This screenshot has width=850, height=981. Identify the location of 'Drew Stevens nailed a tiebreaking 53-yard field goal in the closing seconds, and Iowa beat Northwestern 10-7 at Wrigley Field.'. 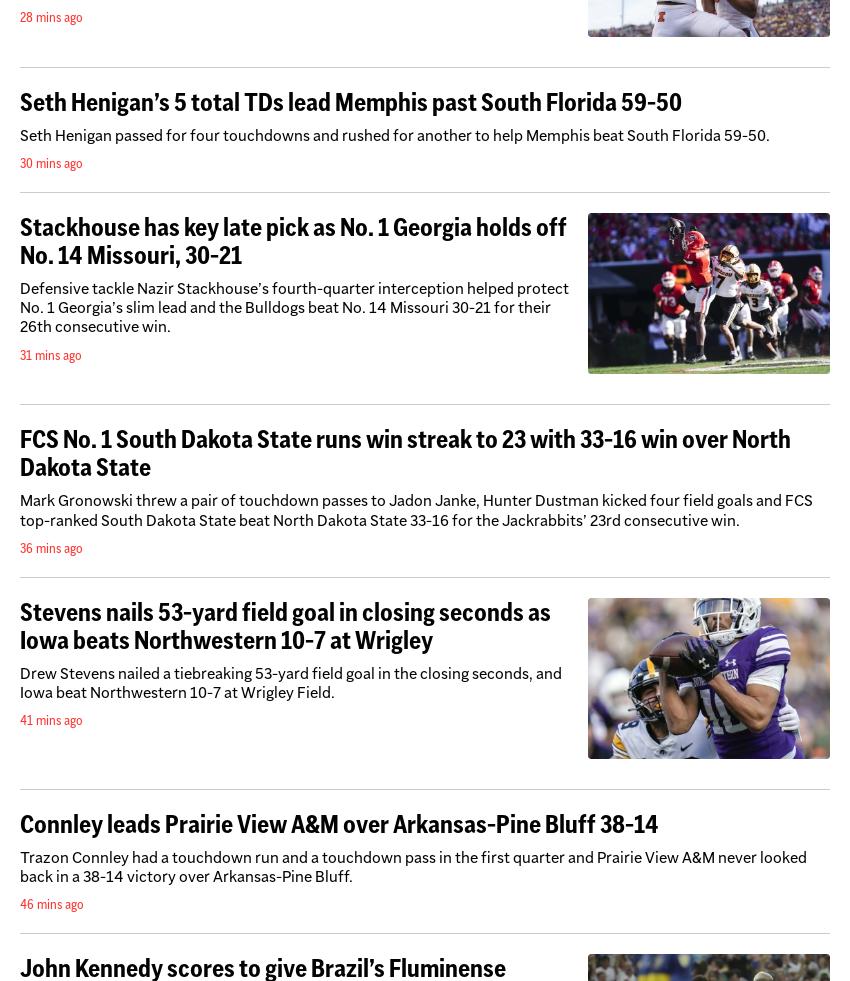
(290, 681).